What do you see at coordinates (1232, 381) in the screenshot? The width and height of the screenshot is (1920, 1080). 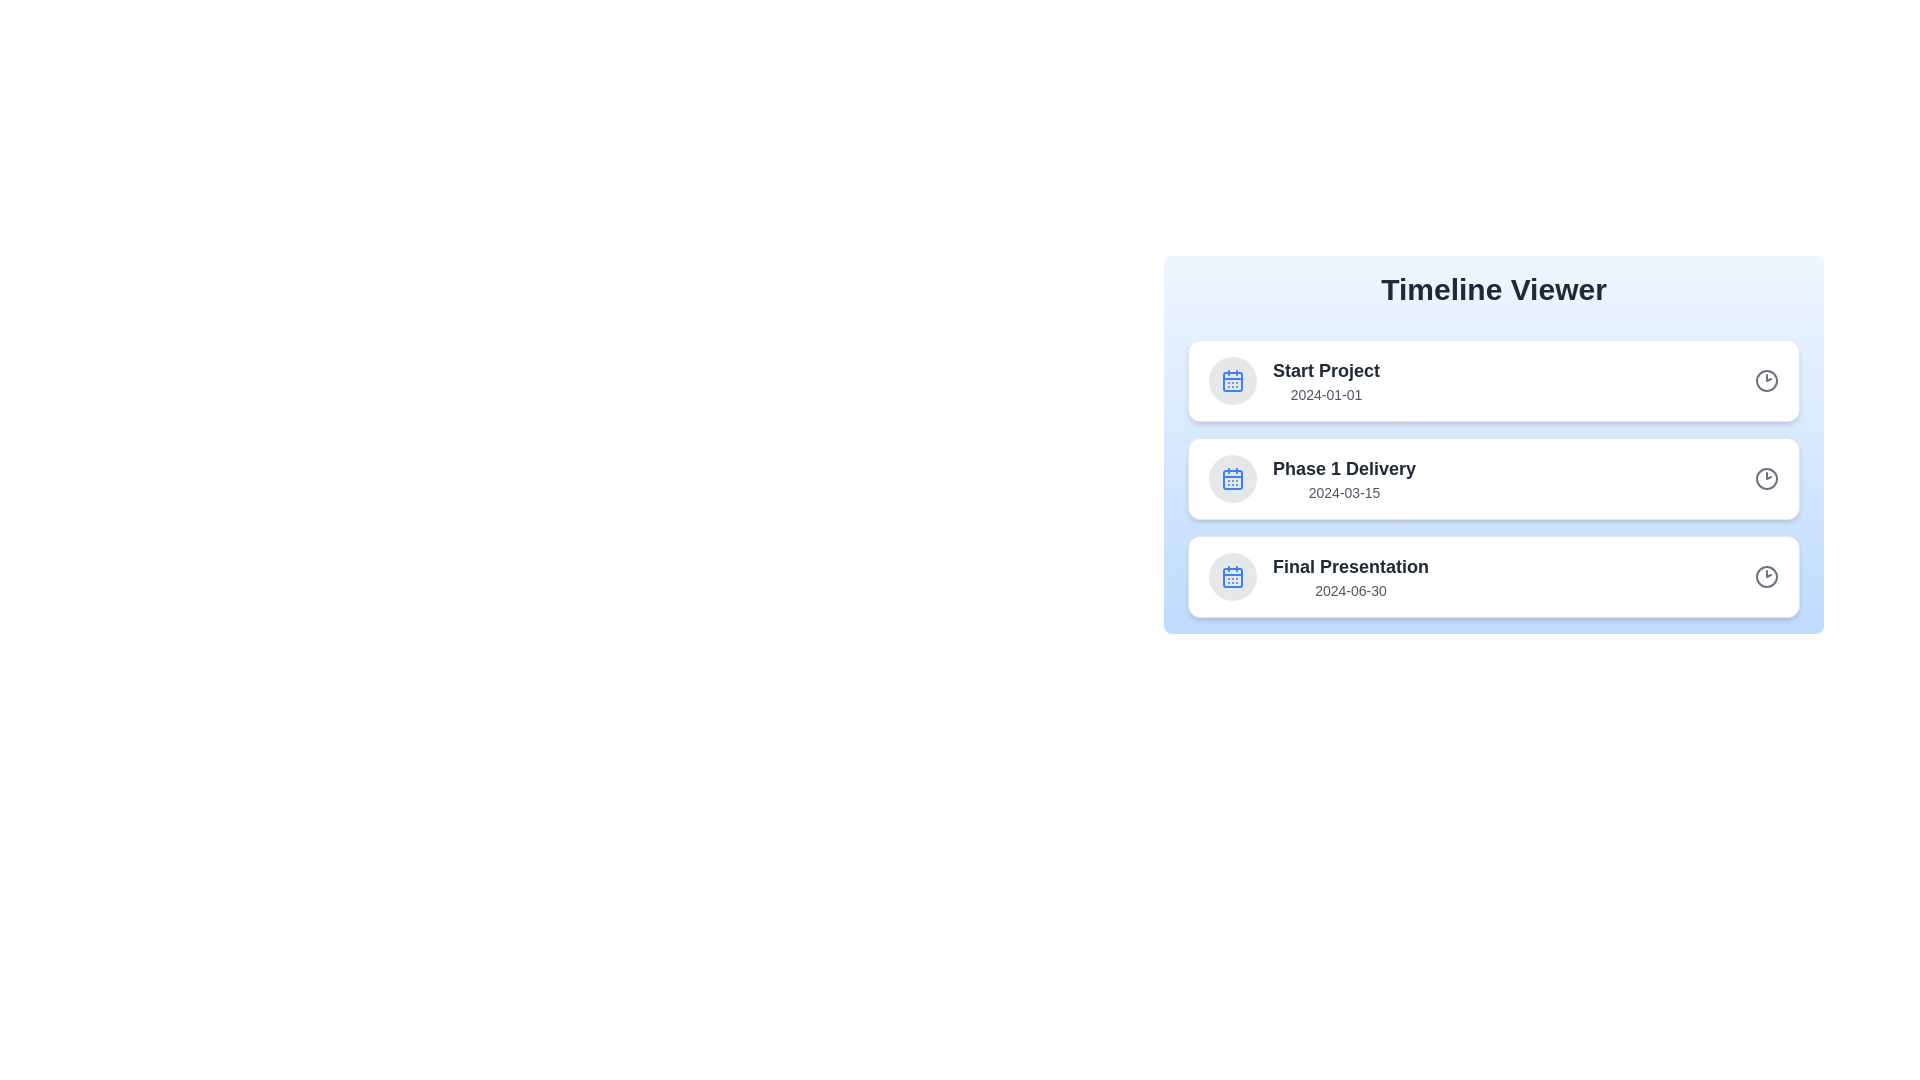 I see `the leftmost icon in the first list item of the vertical timeline layout, which represents the 'Start Project' entry near the text 'Start Project' and the date '2024-01-01'` at bounding box center [1232, 381].